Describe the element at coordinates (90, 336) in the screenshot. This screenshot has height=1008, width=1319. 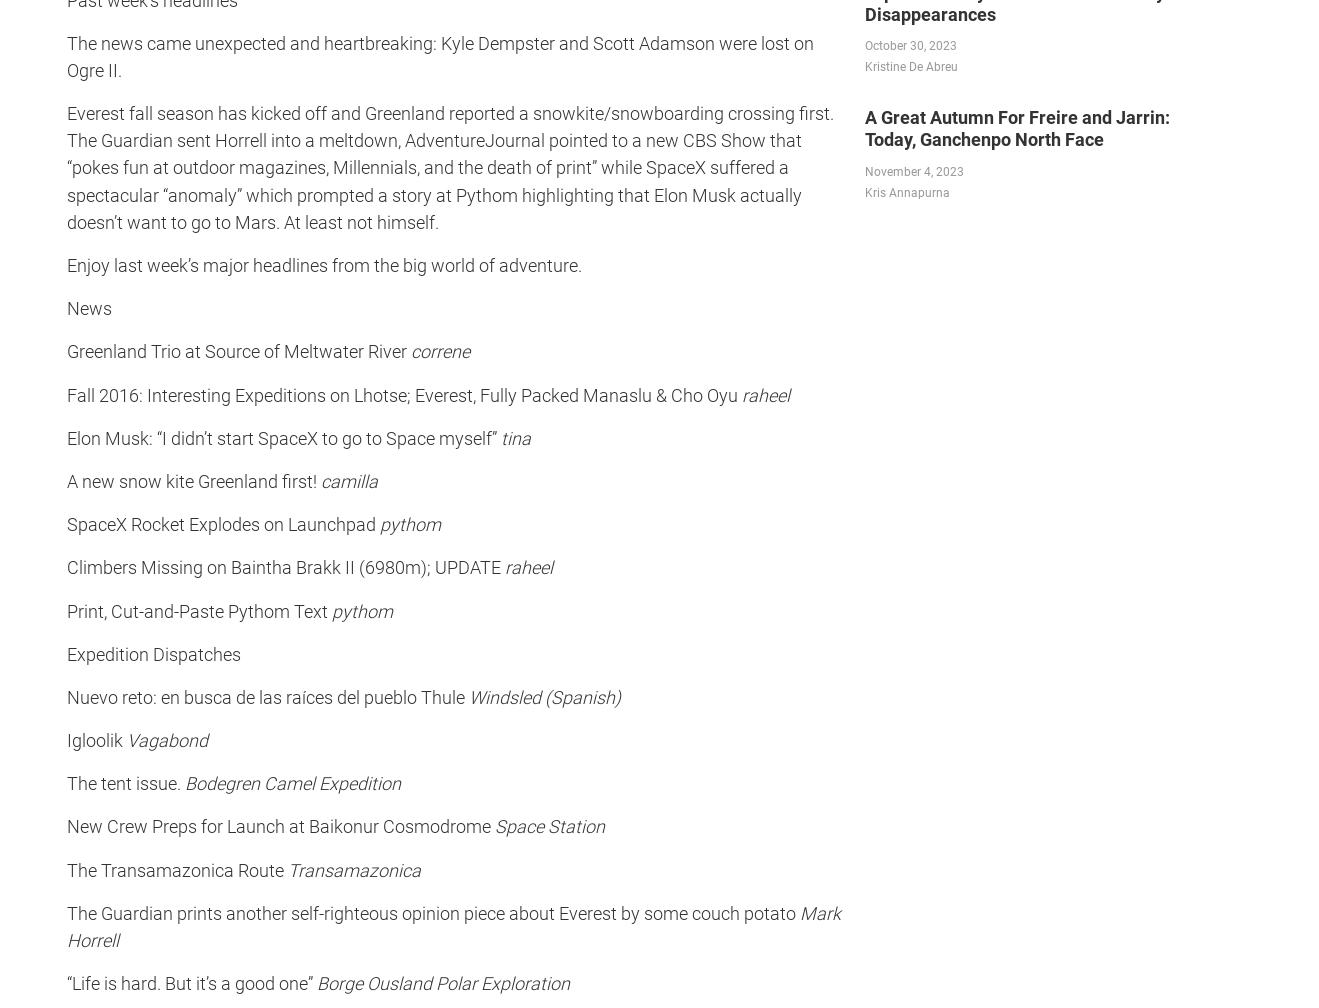
I see `'Also on Explorersweb'` at that location.